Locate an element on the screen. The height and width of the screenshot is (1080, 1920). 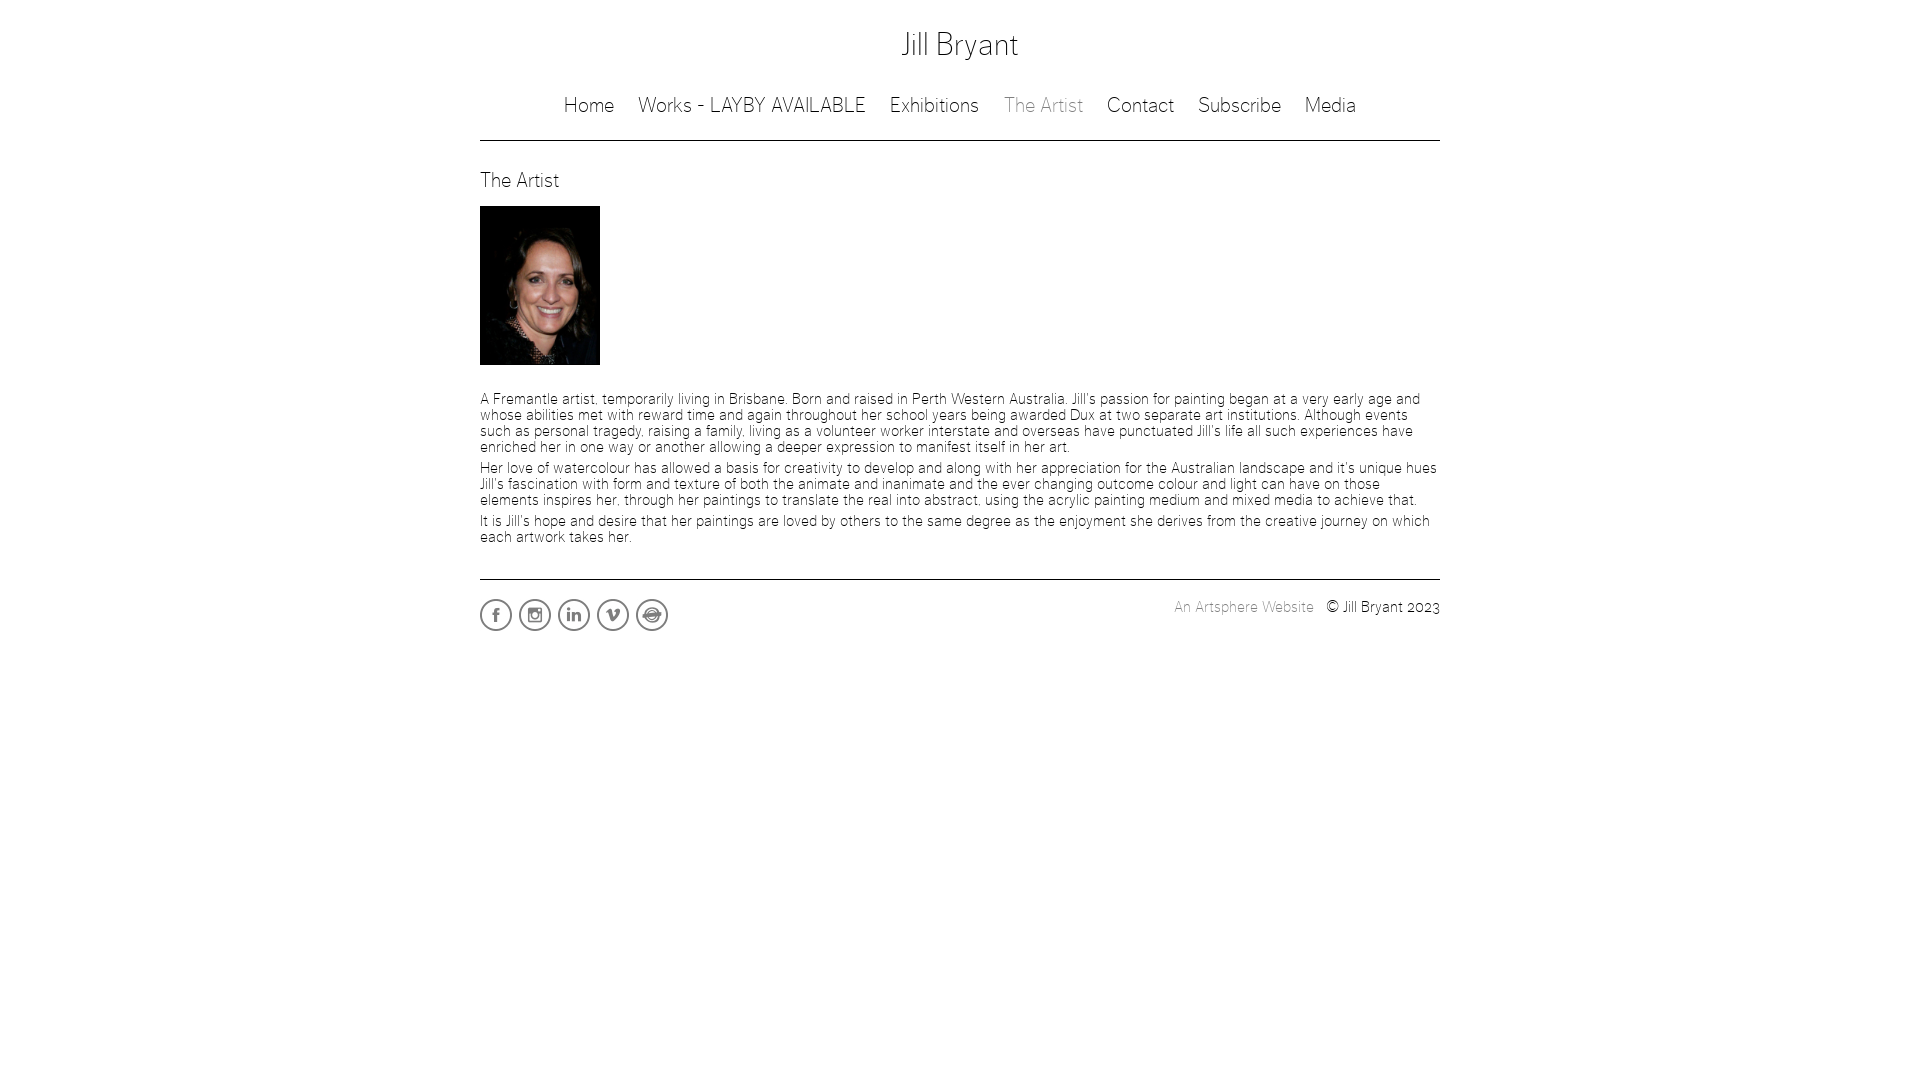
'Instagram' is located at coordinates (536, 628).